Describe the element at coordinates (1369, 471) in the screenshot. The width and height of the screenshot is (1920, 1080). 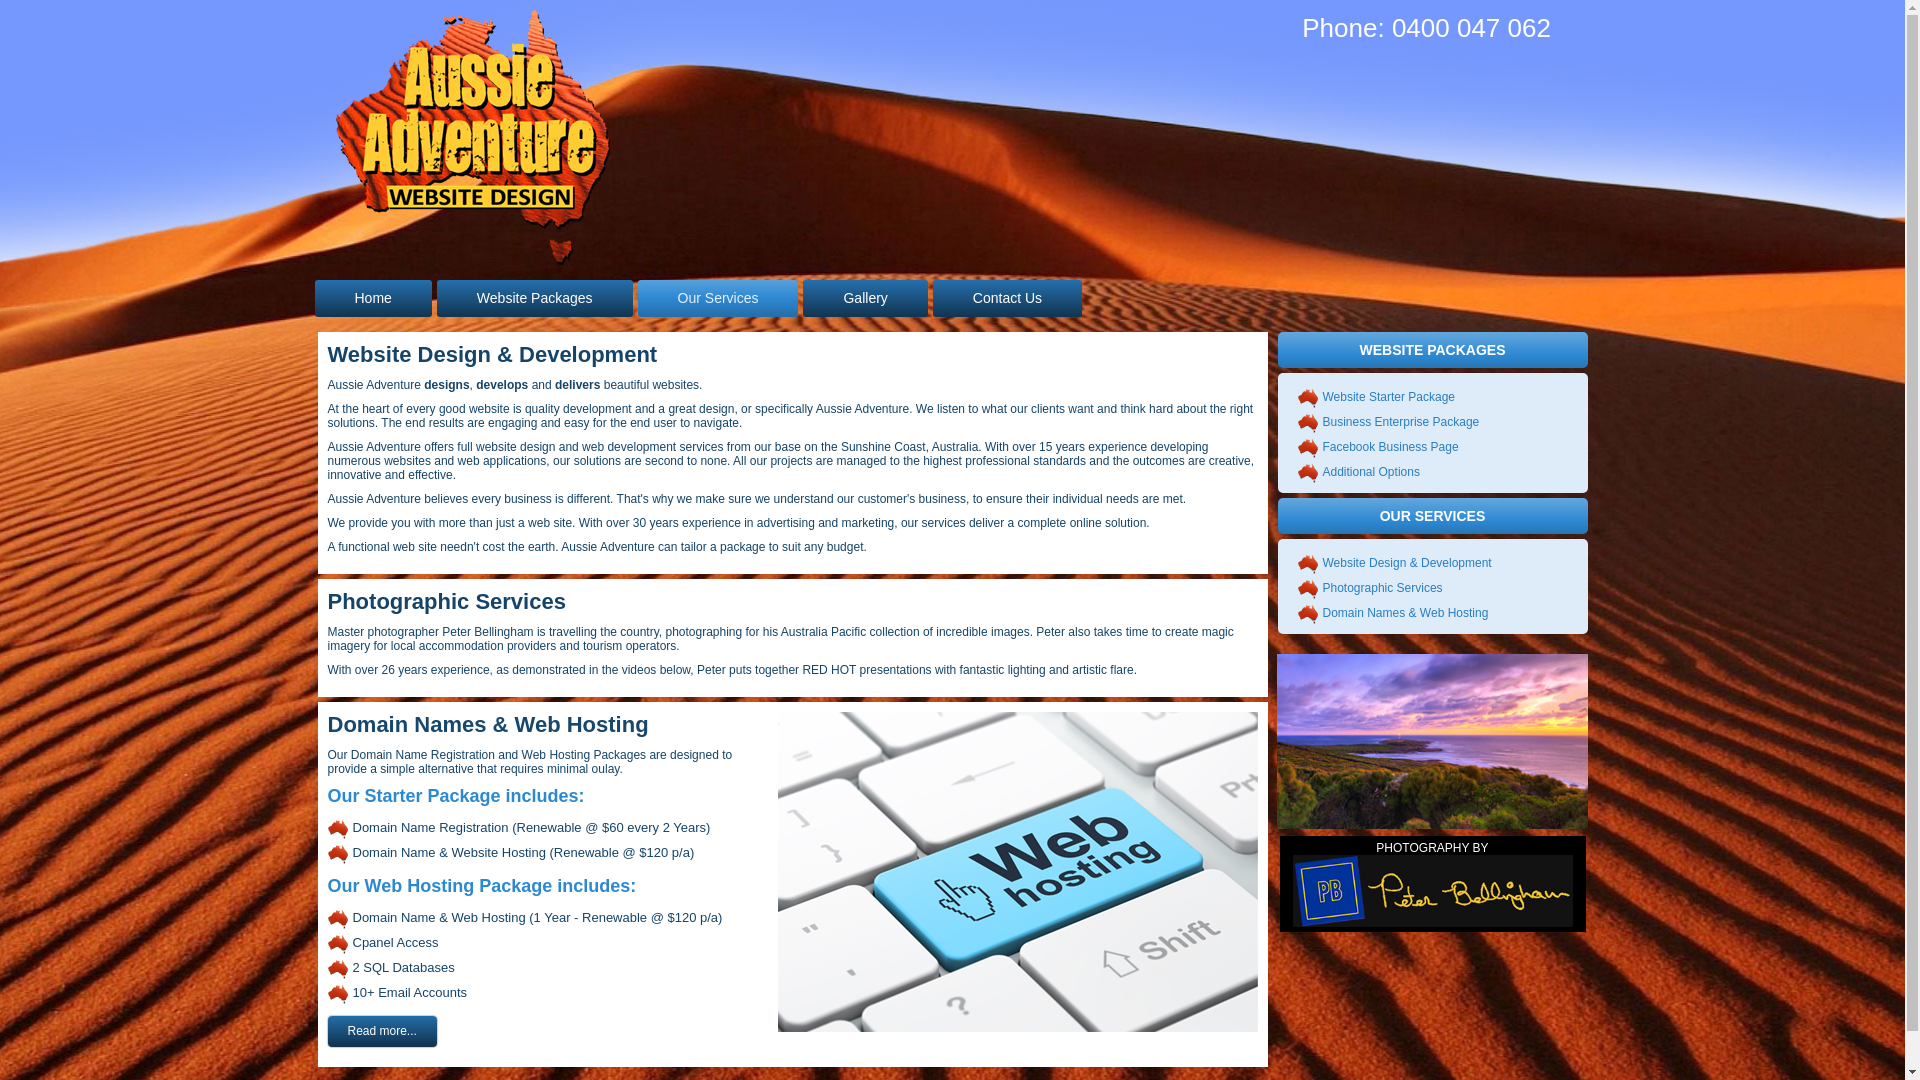
I see `'Additional Options'` at that location.